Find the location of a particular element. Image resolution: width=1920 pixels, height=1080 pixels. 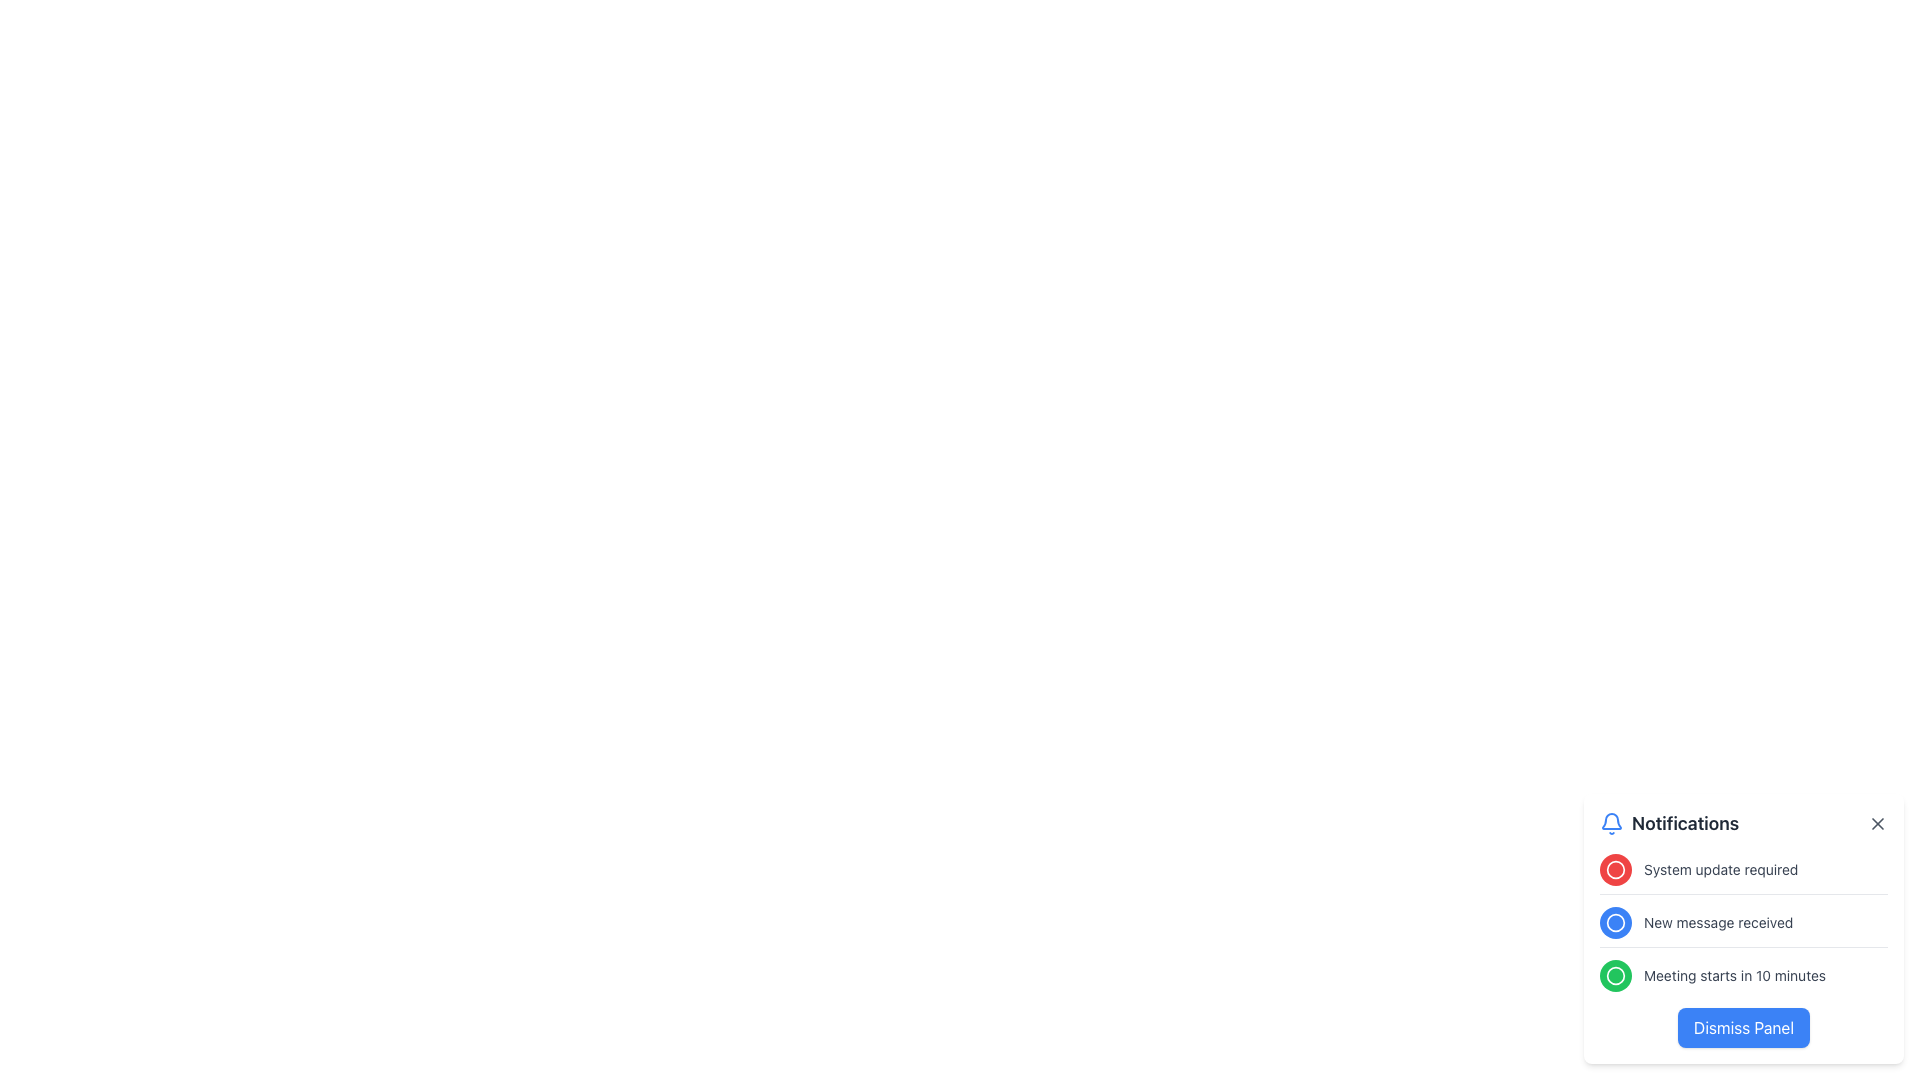

text content of the notification label that says 'New message received', which is styled in a small gray font and located to the right of a blue icon is located at coordinates (1717, 922).